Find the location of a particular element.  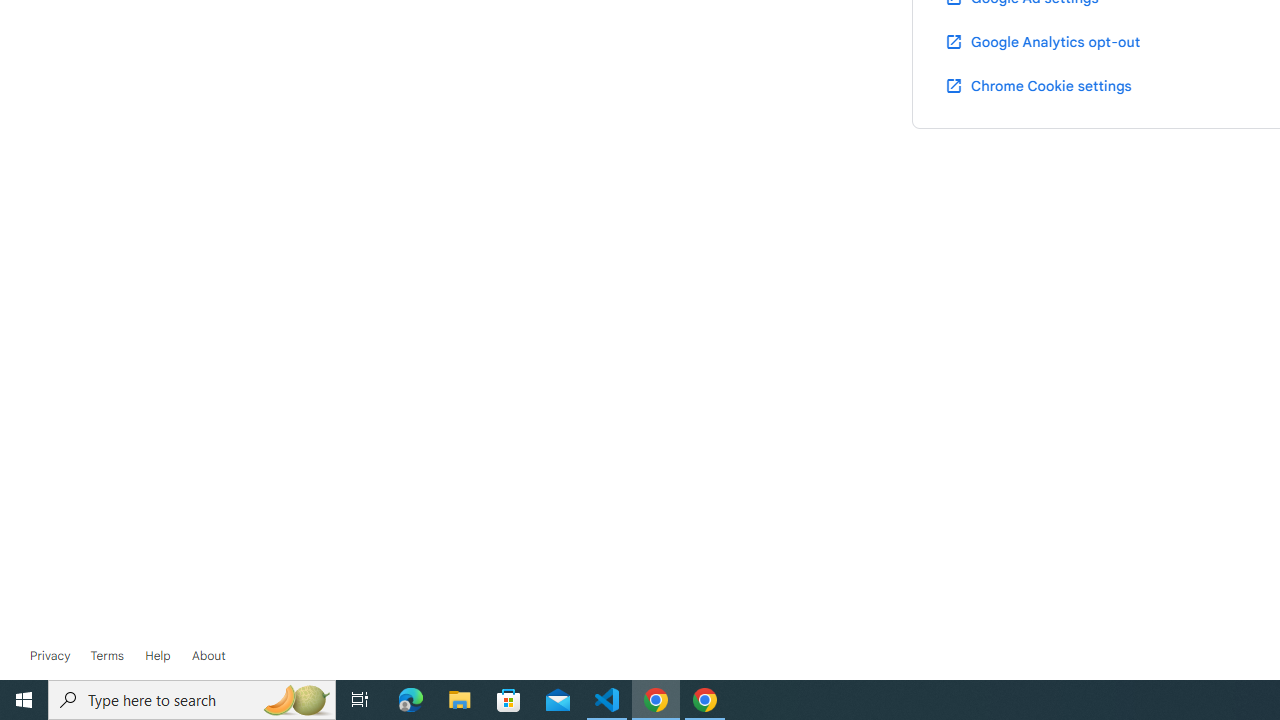

'Privacy' is located at coordinates (50, 655).